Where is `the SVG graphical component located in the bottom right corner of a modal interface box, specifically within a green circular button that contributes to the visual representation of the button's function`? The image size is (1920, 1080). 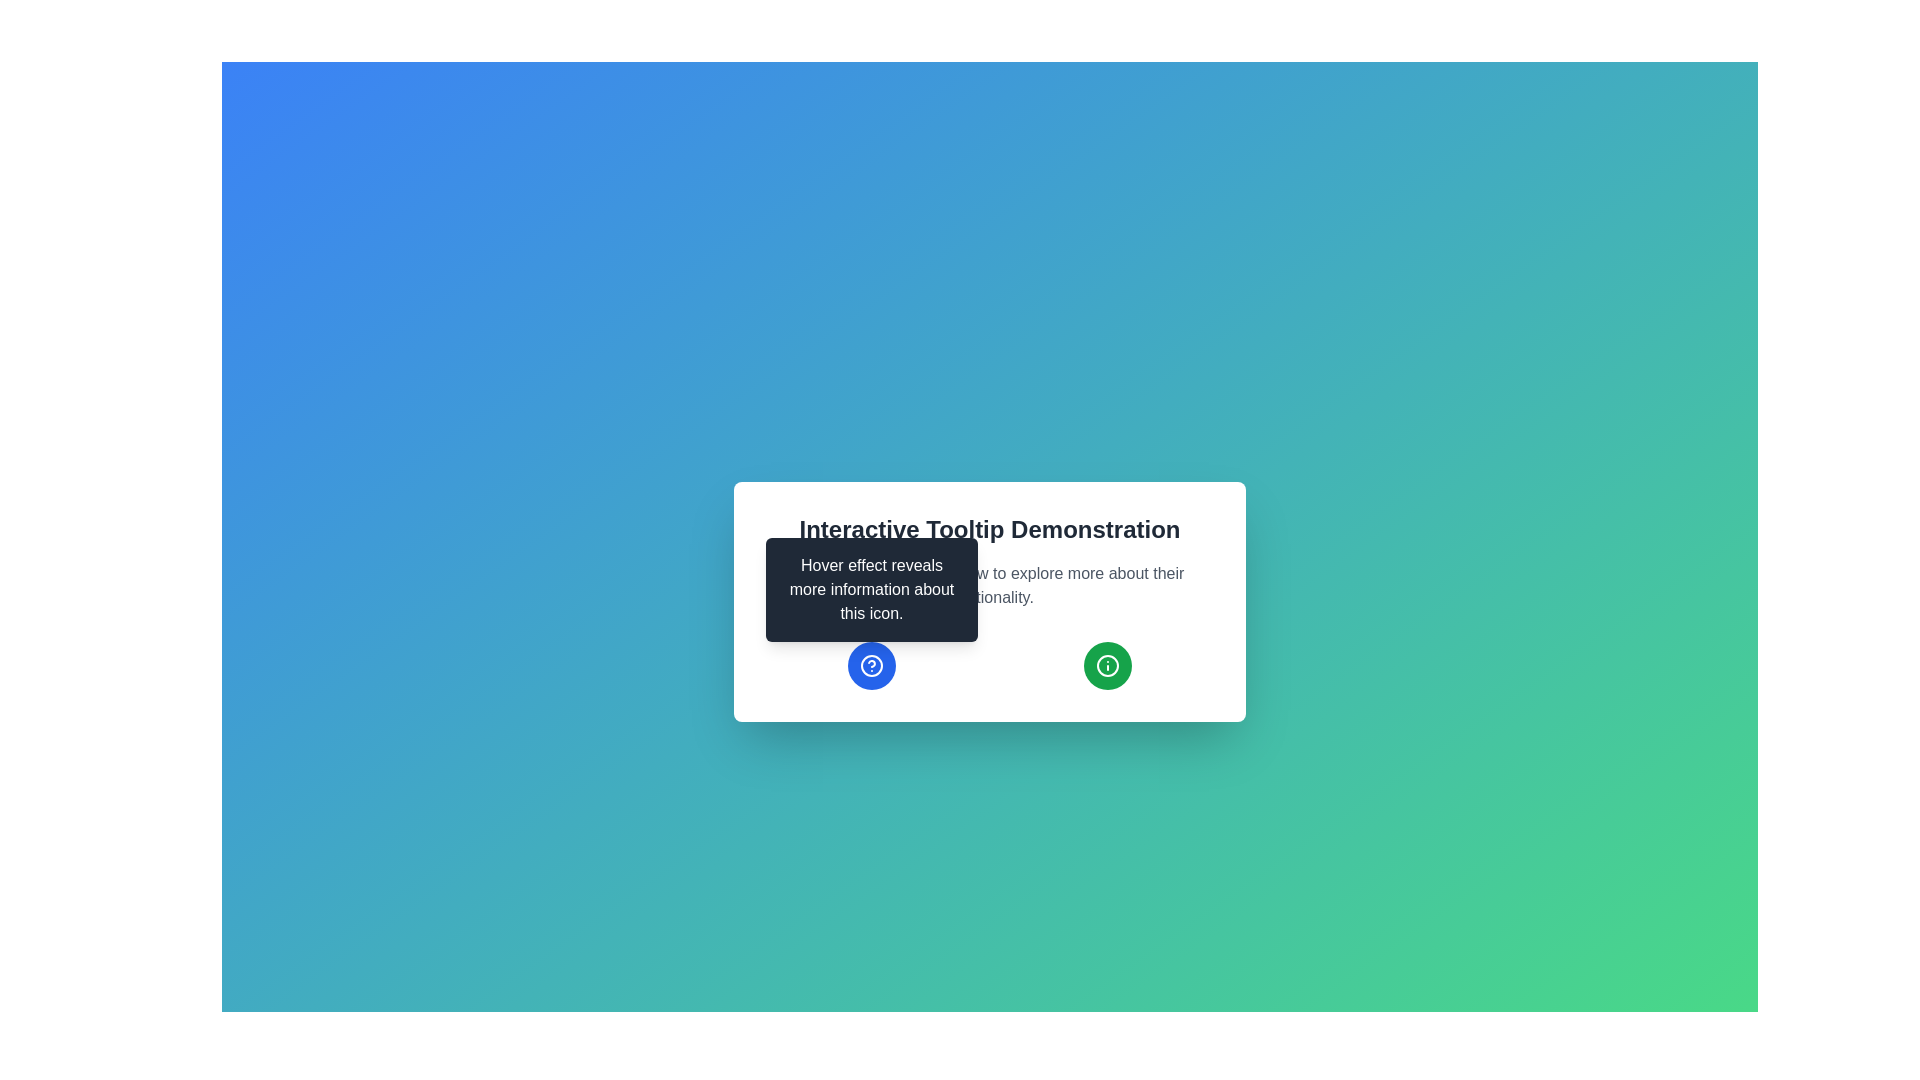
the SVG graphical component located in the bottom right corner of a modal interface box, specifically within a green circular button that contributes to the visual representation of the button's function is located at coordinates (1107, 666).